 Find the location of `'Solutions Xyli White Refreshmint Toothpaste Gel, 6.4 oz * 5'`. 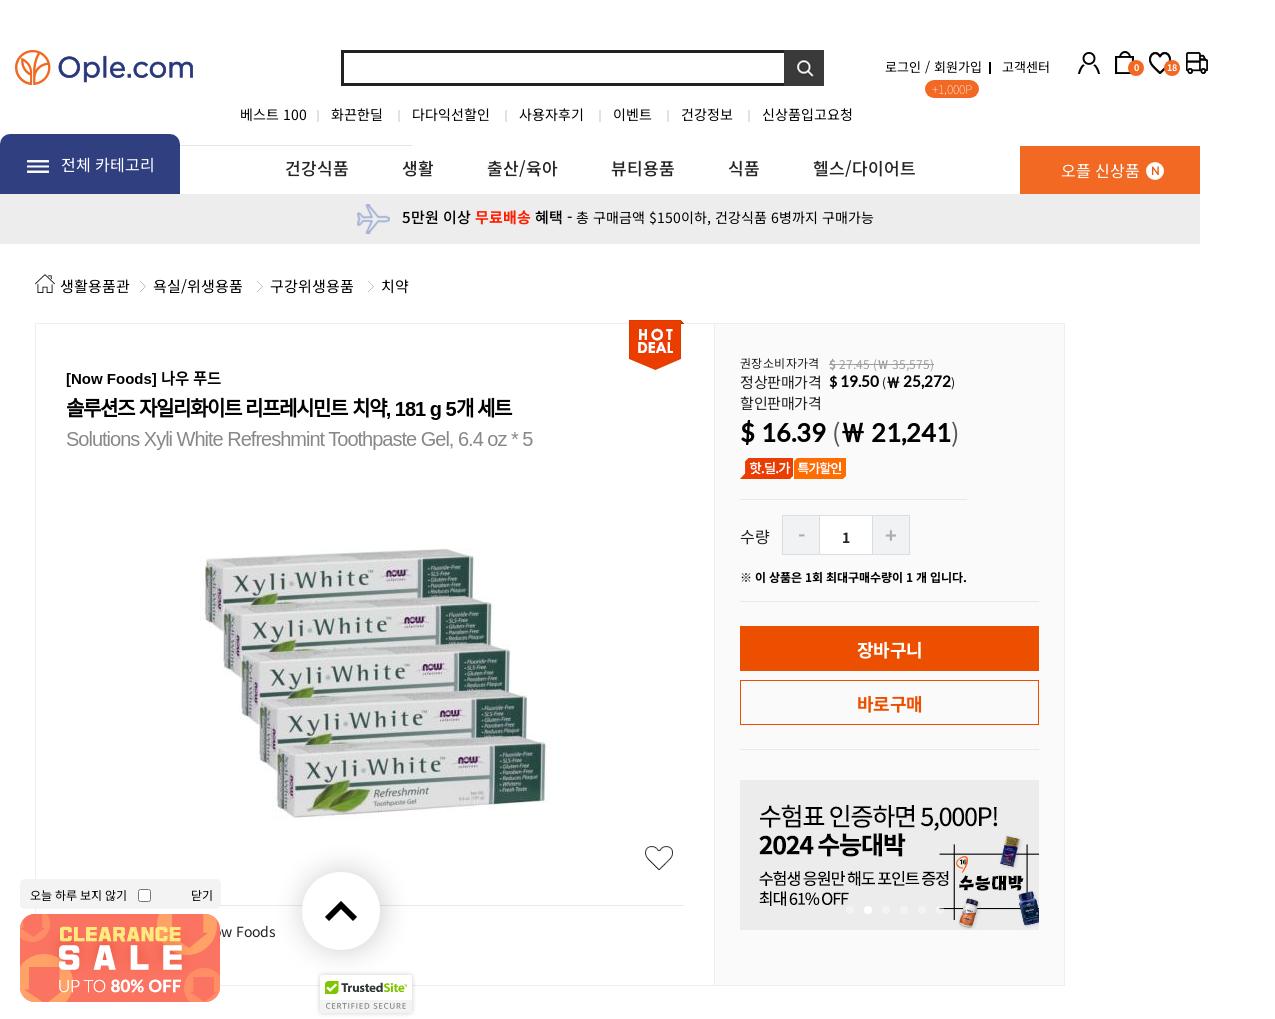

'Solutions Xyli White Refreshmint Toothpaste Gel, 6.4 oz * 5' is located at coordinates (65, 438).